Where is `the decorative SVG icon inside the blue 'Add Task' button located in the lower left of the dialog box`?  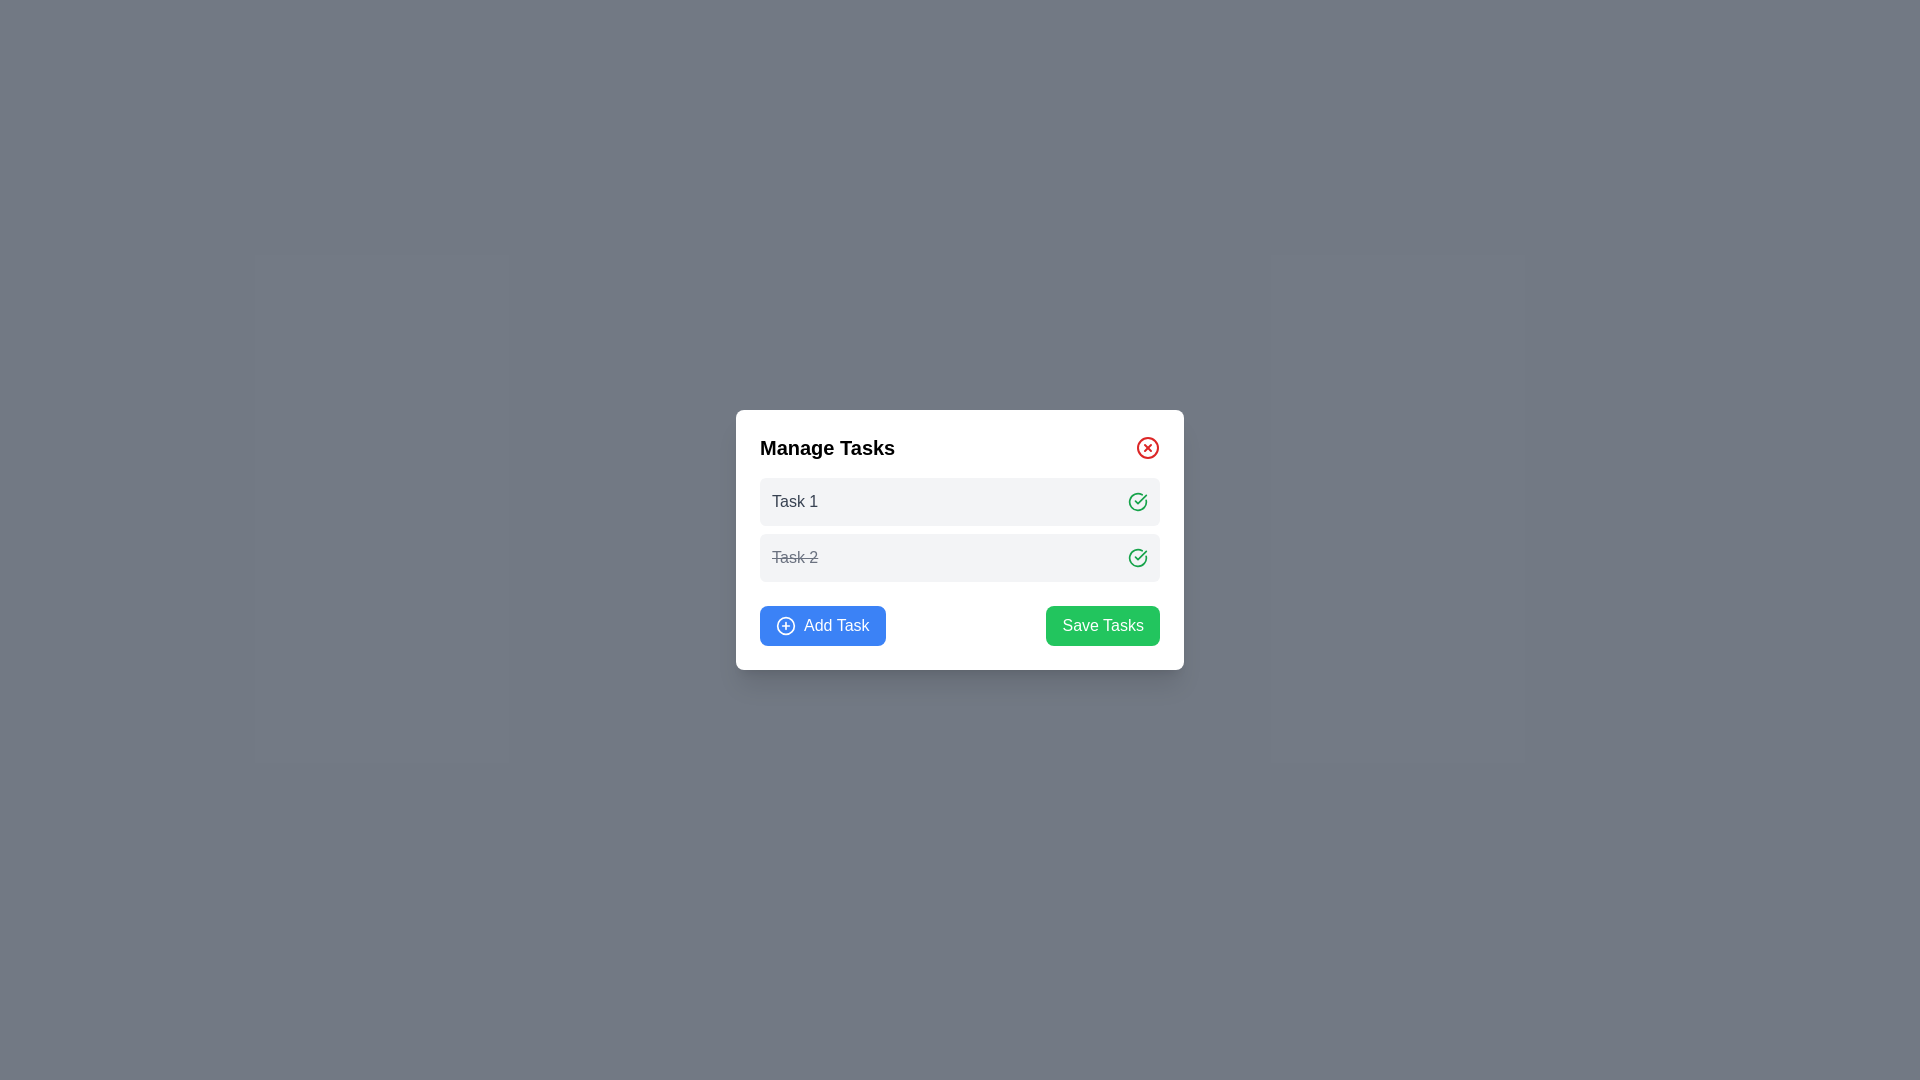 the decorative SVG icon inside the blue 'Add Task' button located in the lower left of the dialog box is located at coordinates (785, 624).